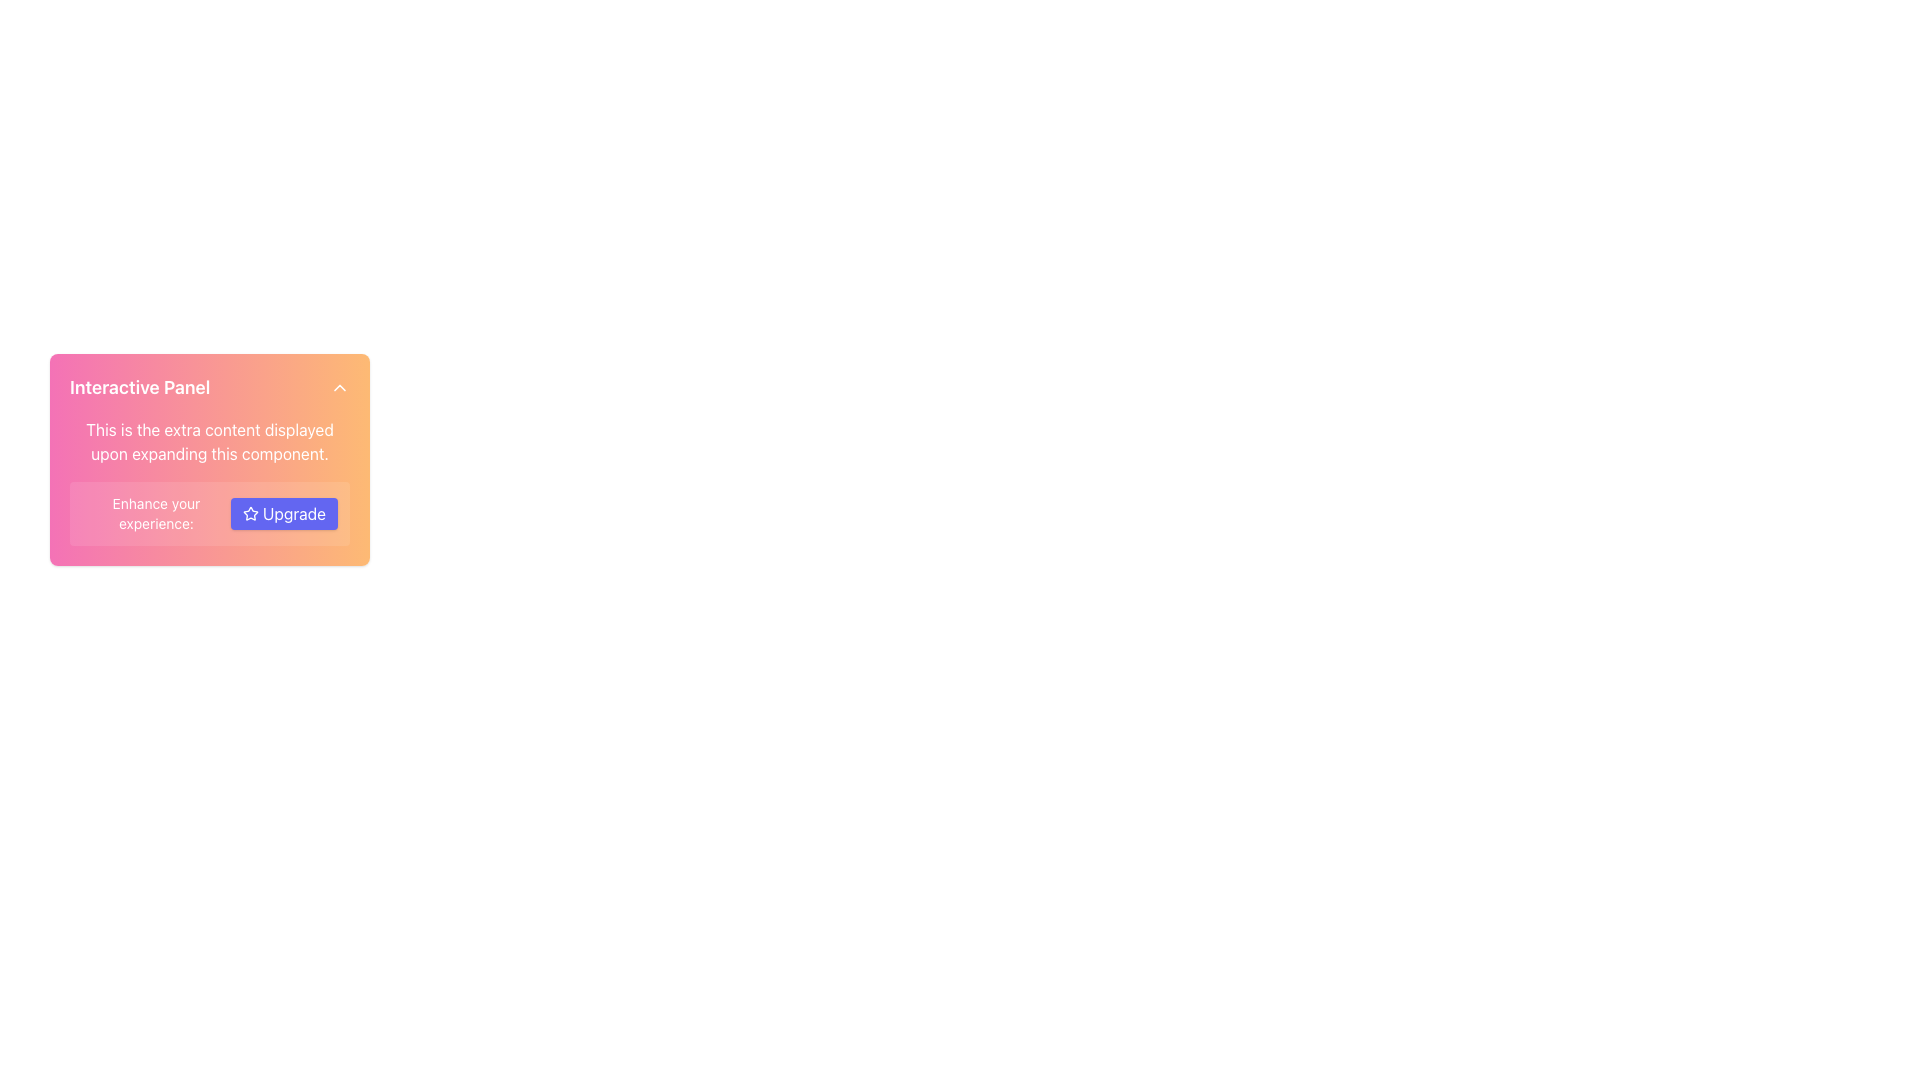 The height and width of the screenshot is (1080, 1920). I want to click on the star icon located in the bottom right corner of the interactive panel, which is part of a visually structured layout with an orange and purple gradient design, so click(249, 512).